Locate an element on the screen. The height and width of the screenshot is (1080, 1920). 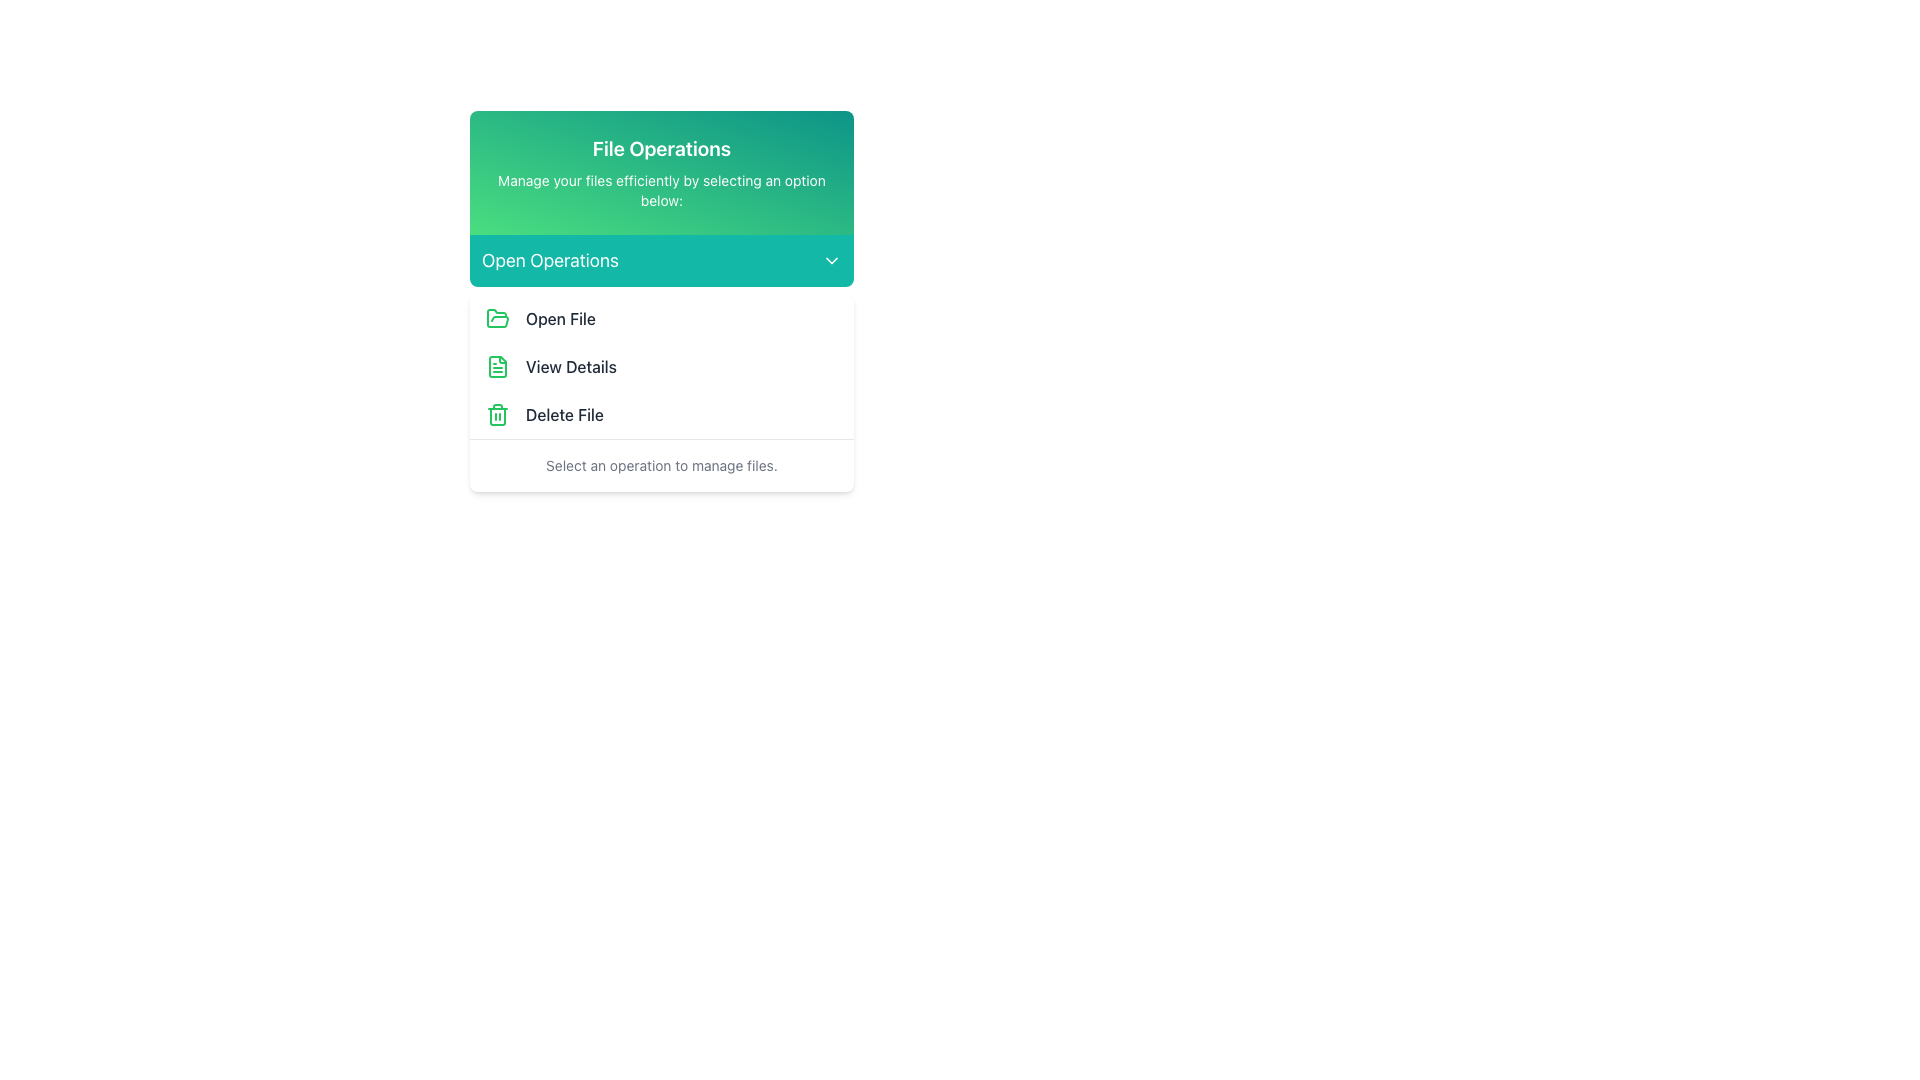
the second button in the 'File Operations' list, which allows users is located at coordinates (662, 366).